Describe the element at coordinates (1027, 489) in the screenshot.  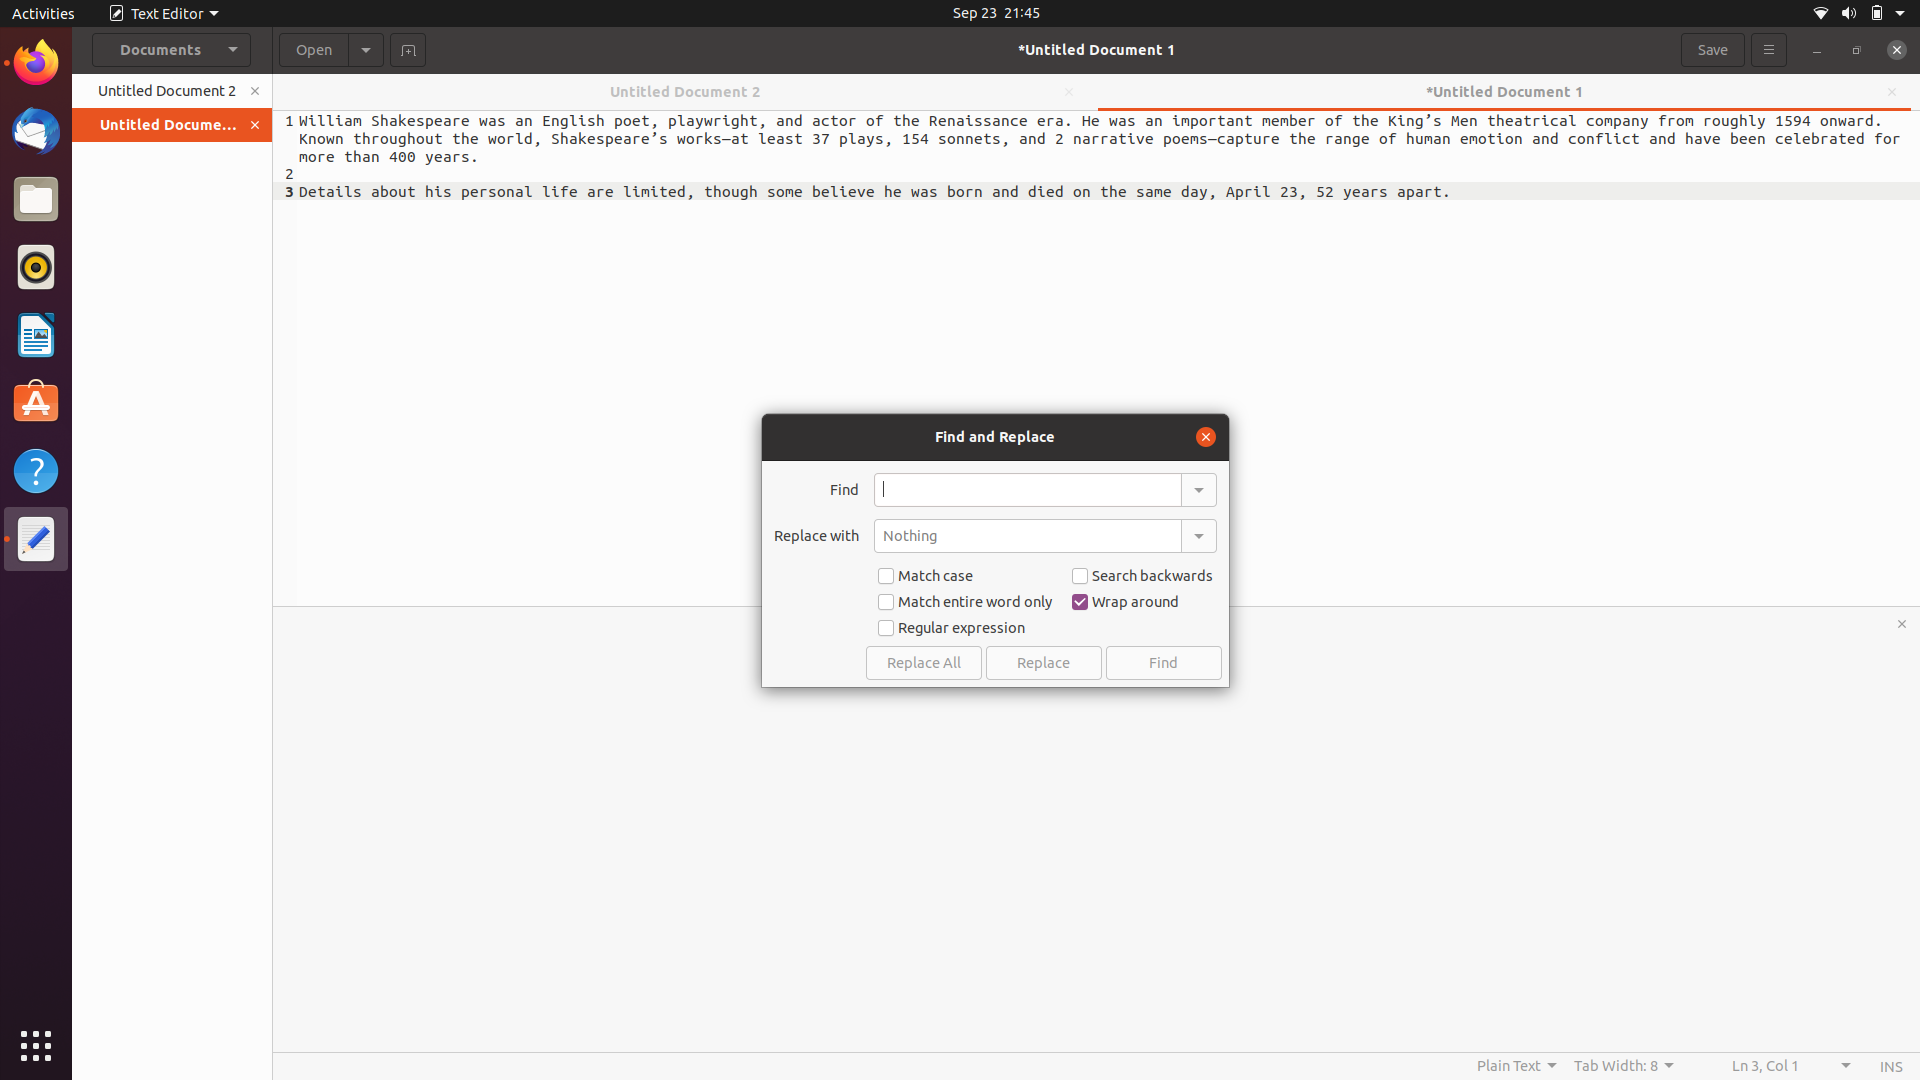
I see `the word "python" in the document and replace it with "java` at that location.